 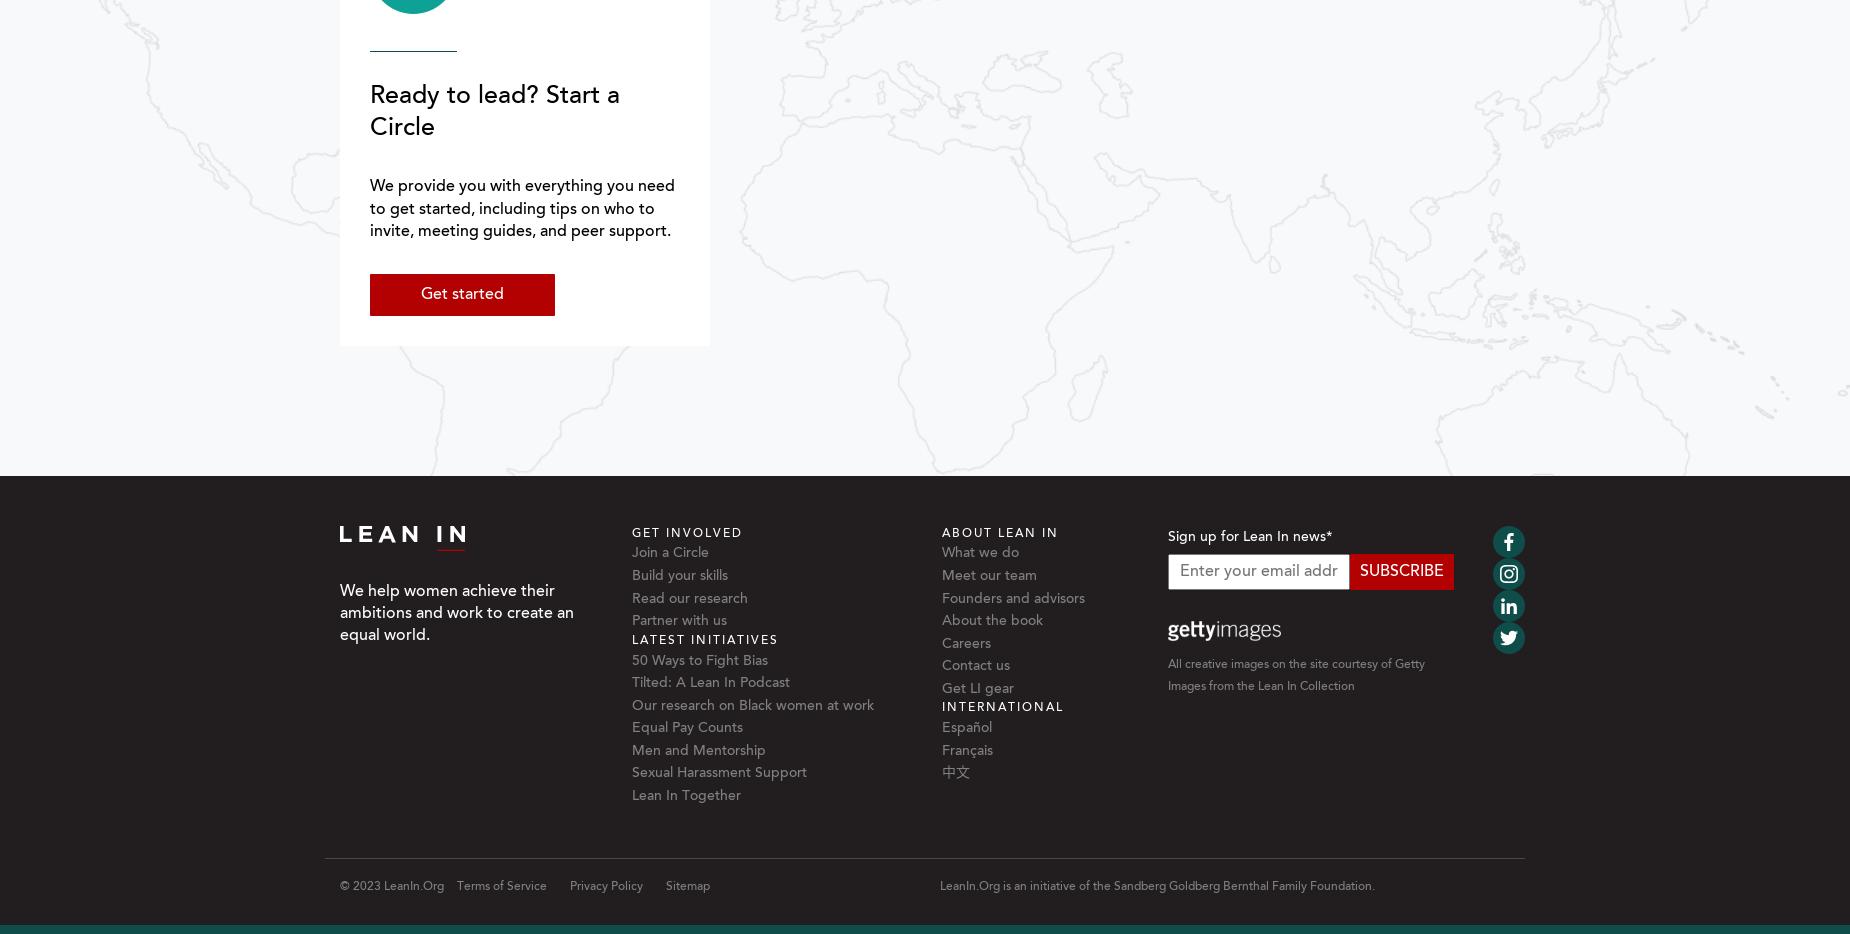 What do you see at coordinates (987, 574) in the screenshot?
I see `'Meet our team'` at bounding box center [987, 574].